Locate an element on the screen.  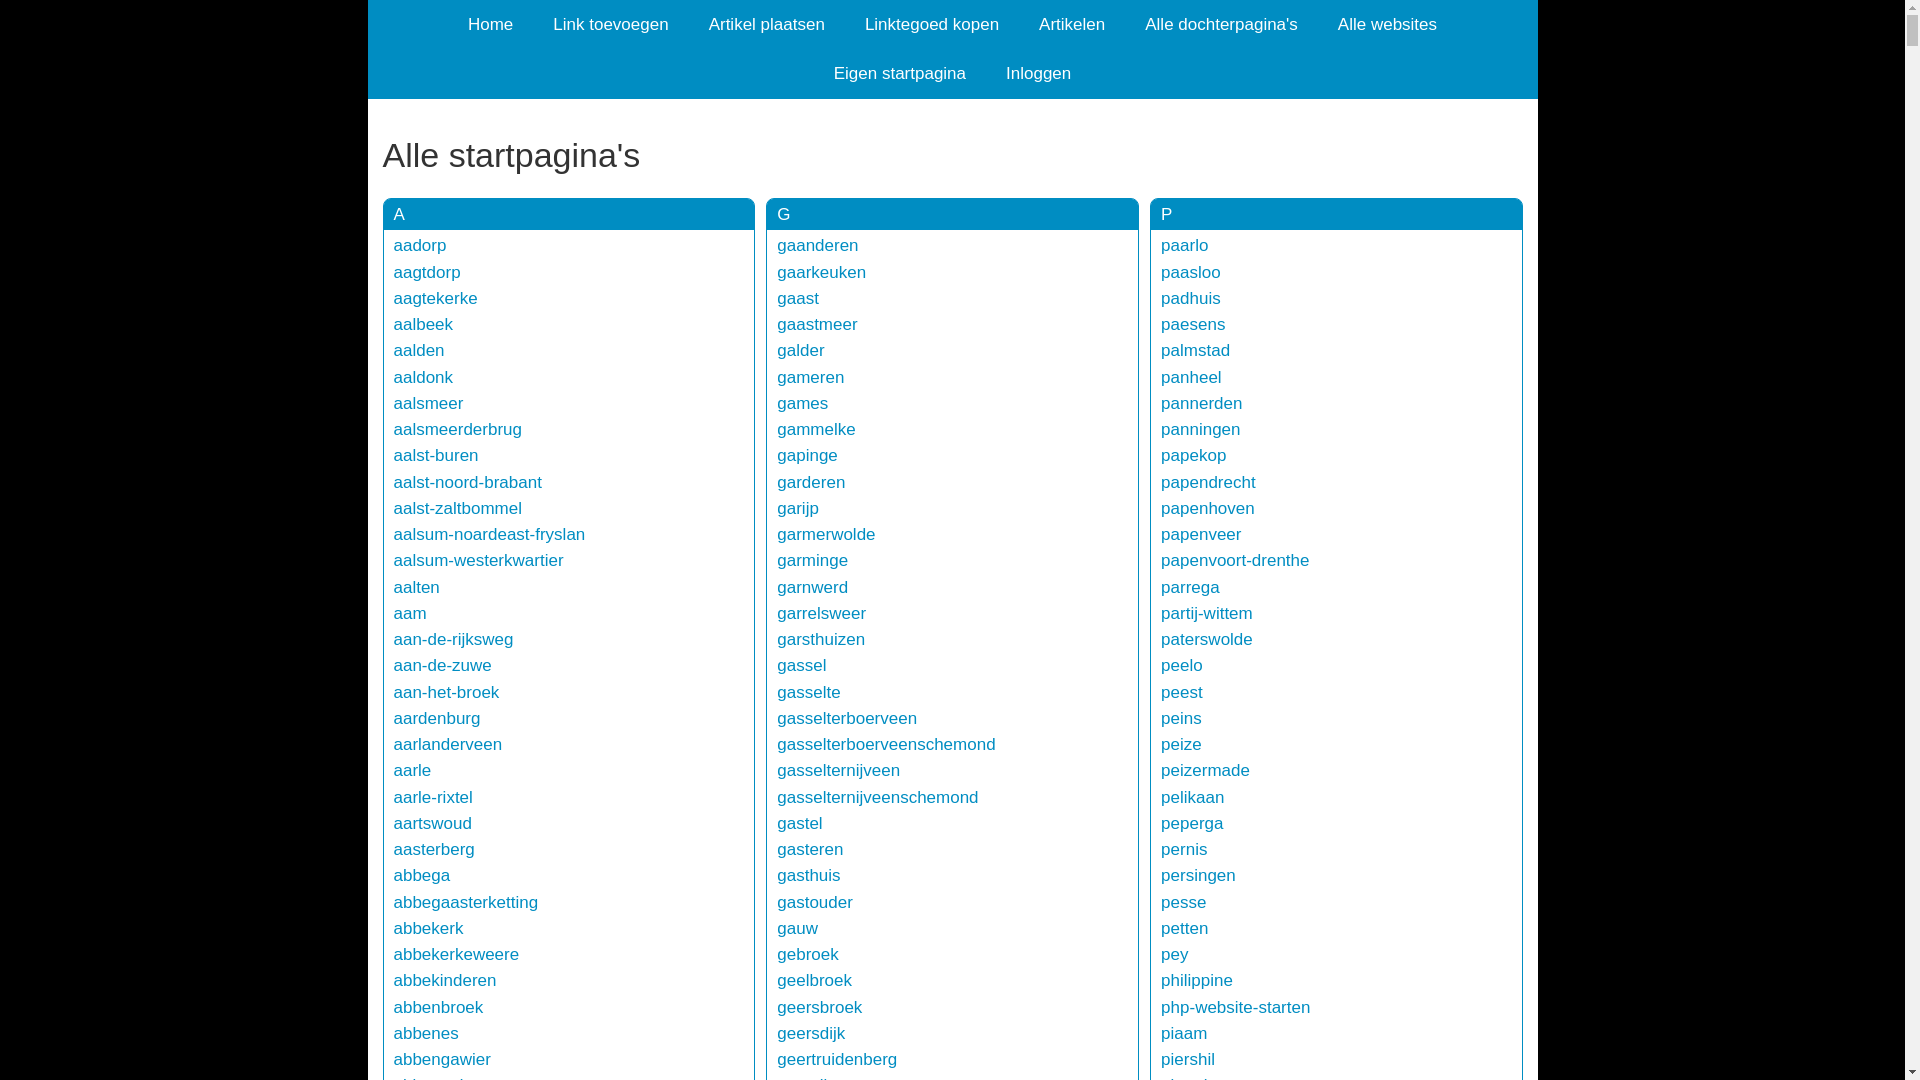
'papenvoort-drenthe' is located at coordinates (1233, 560).